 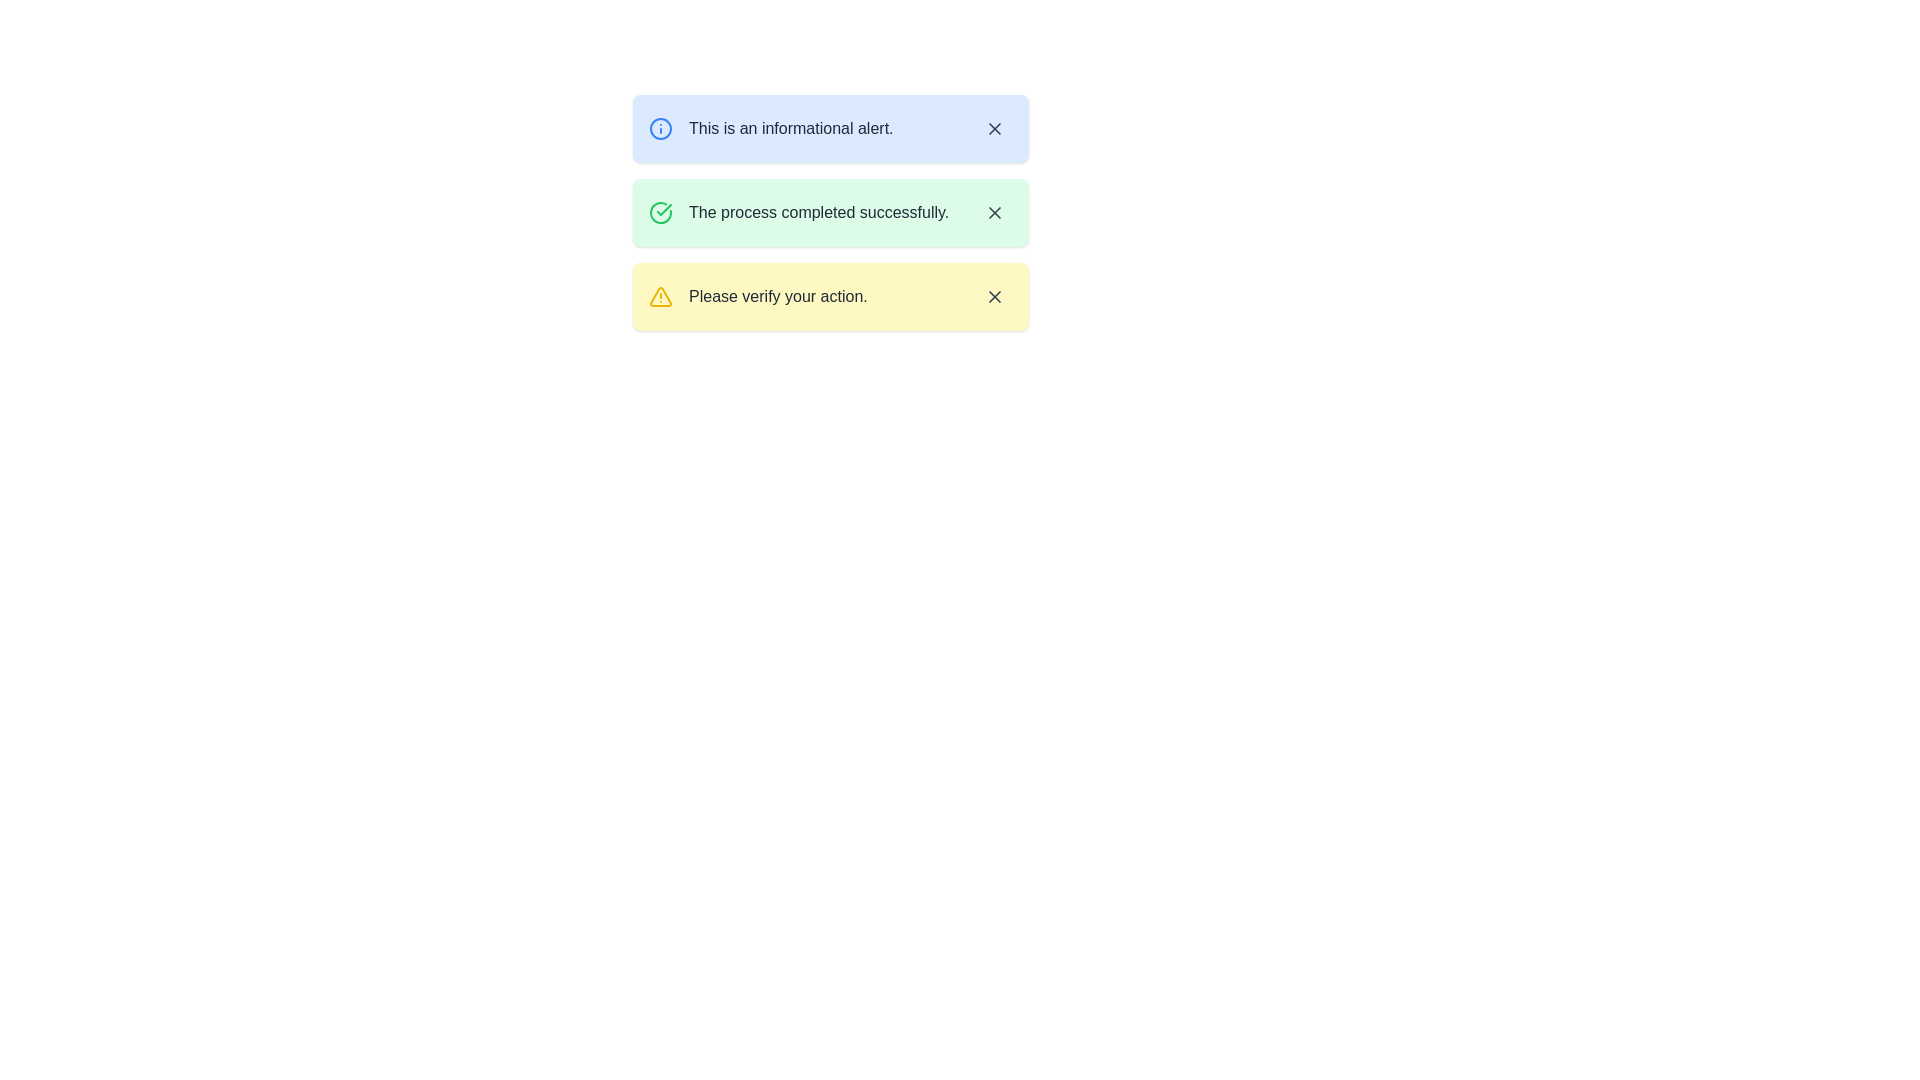 What do you see at coordinates (830, 128) in the screenshot?
I see `informational message from the blue notification alert banner containing the text 'This is an informational alert.'` at bounding box center [830, 128].